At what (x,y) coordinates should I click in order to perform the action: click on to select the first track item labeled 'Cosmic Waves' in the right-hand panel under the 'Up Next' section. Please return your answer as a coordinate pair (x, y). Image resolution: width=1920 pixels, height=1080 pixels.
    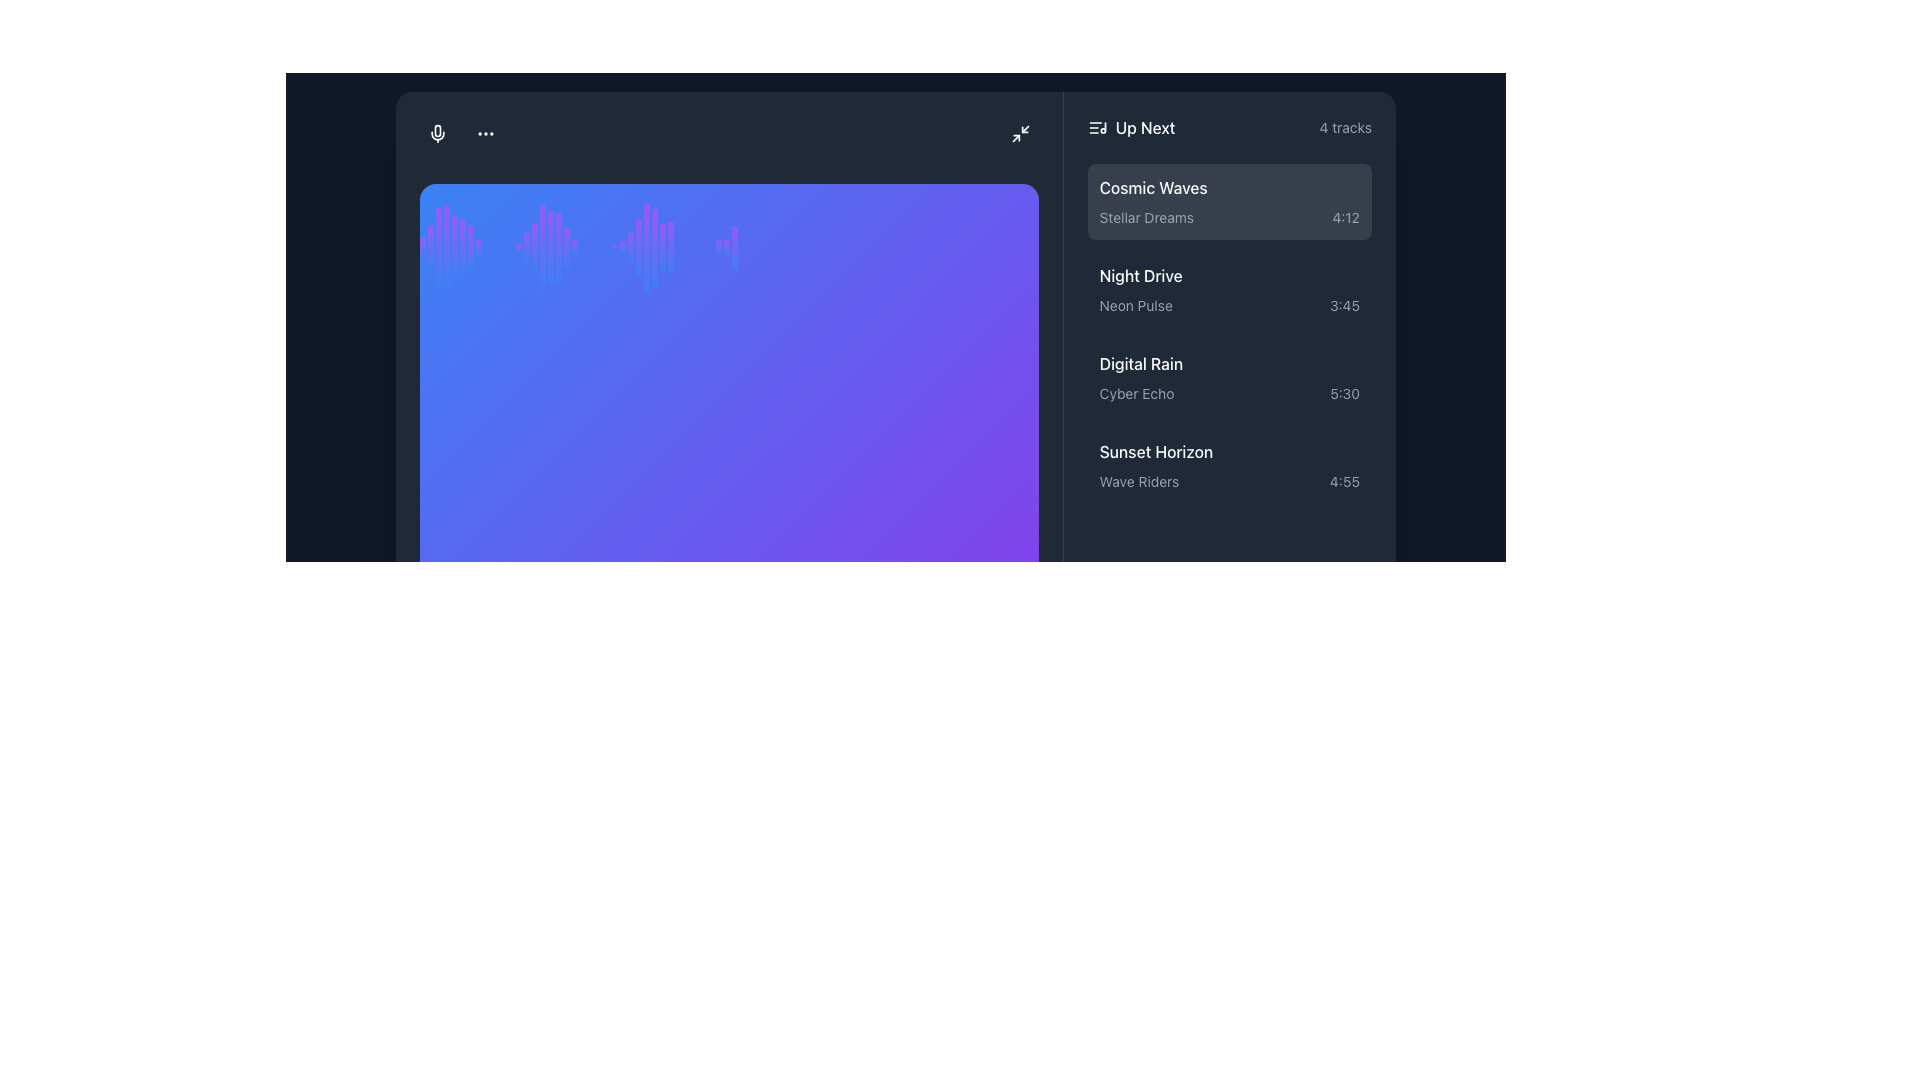
    Looking at the image, I should click on (1228, 201).